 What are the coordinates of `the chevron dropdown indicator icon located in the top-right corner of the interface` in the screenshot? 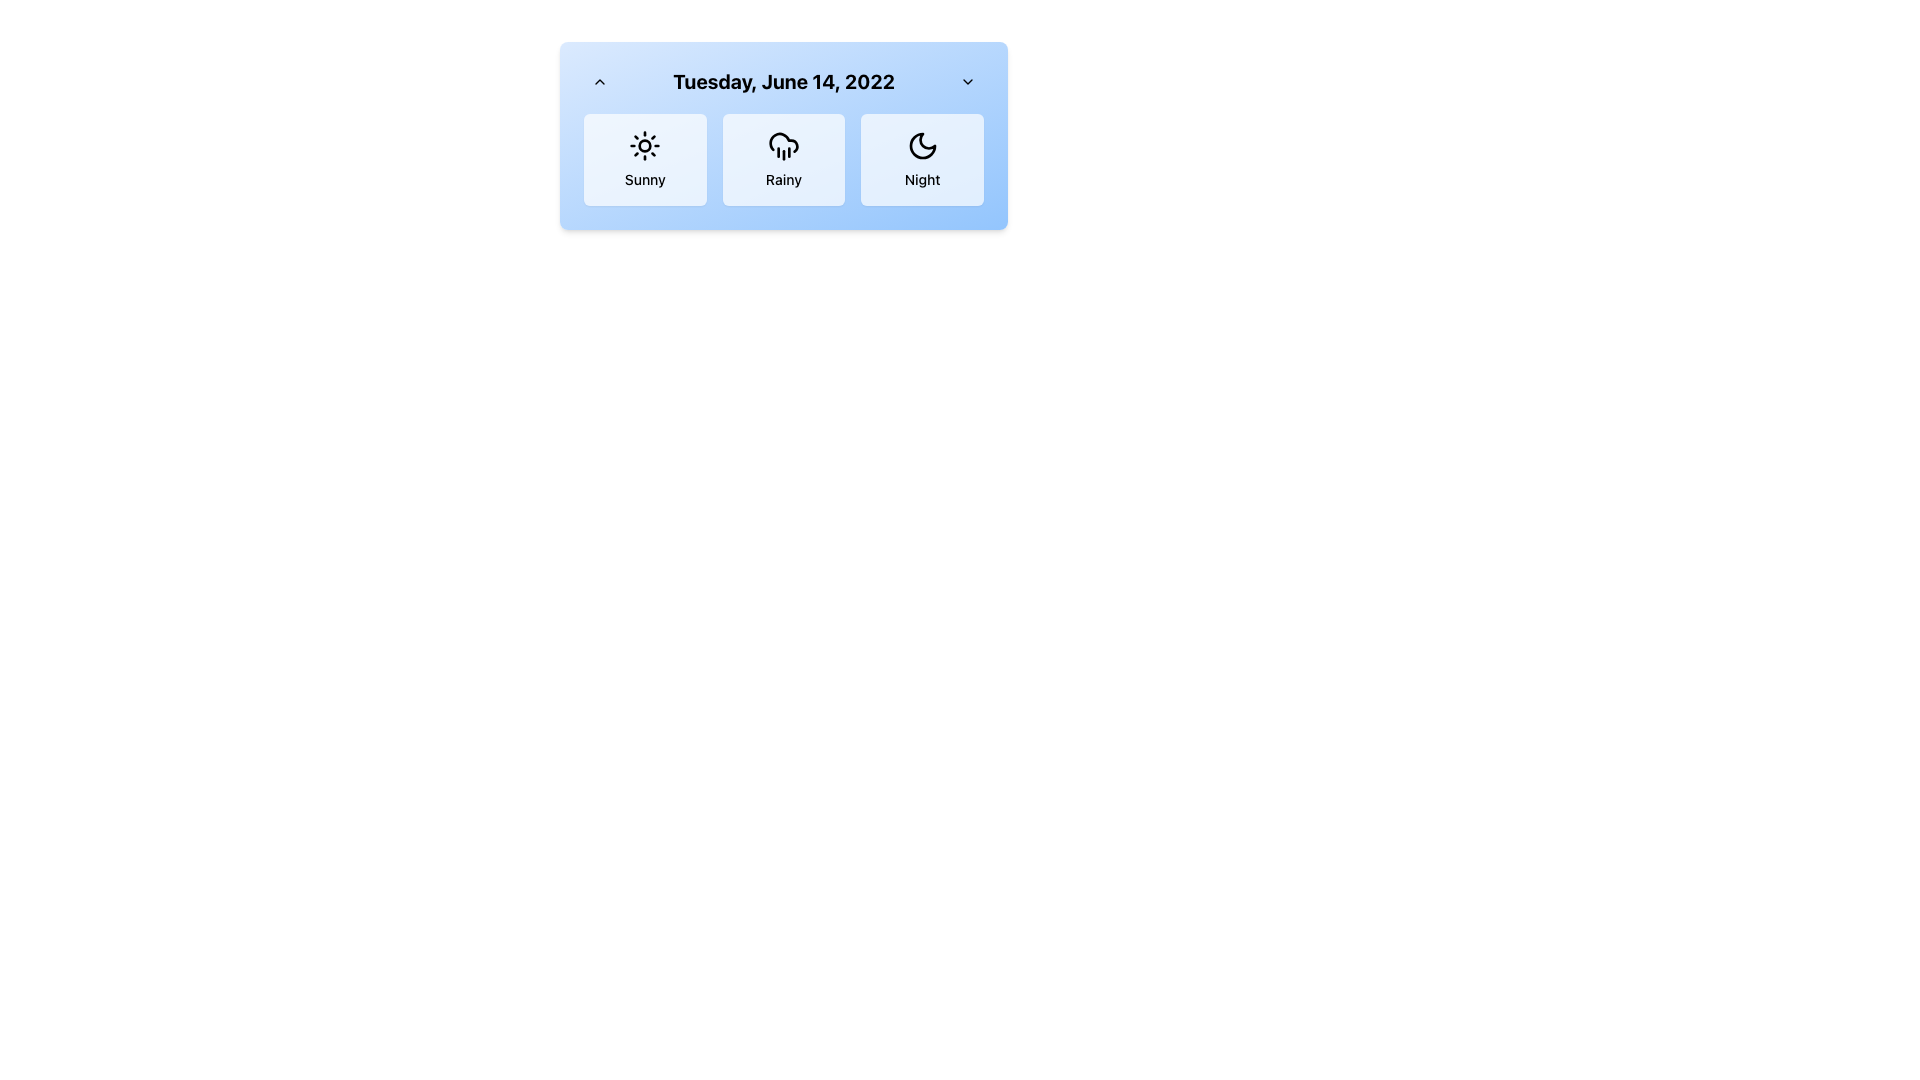 It's located at (968, 80).